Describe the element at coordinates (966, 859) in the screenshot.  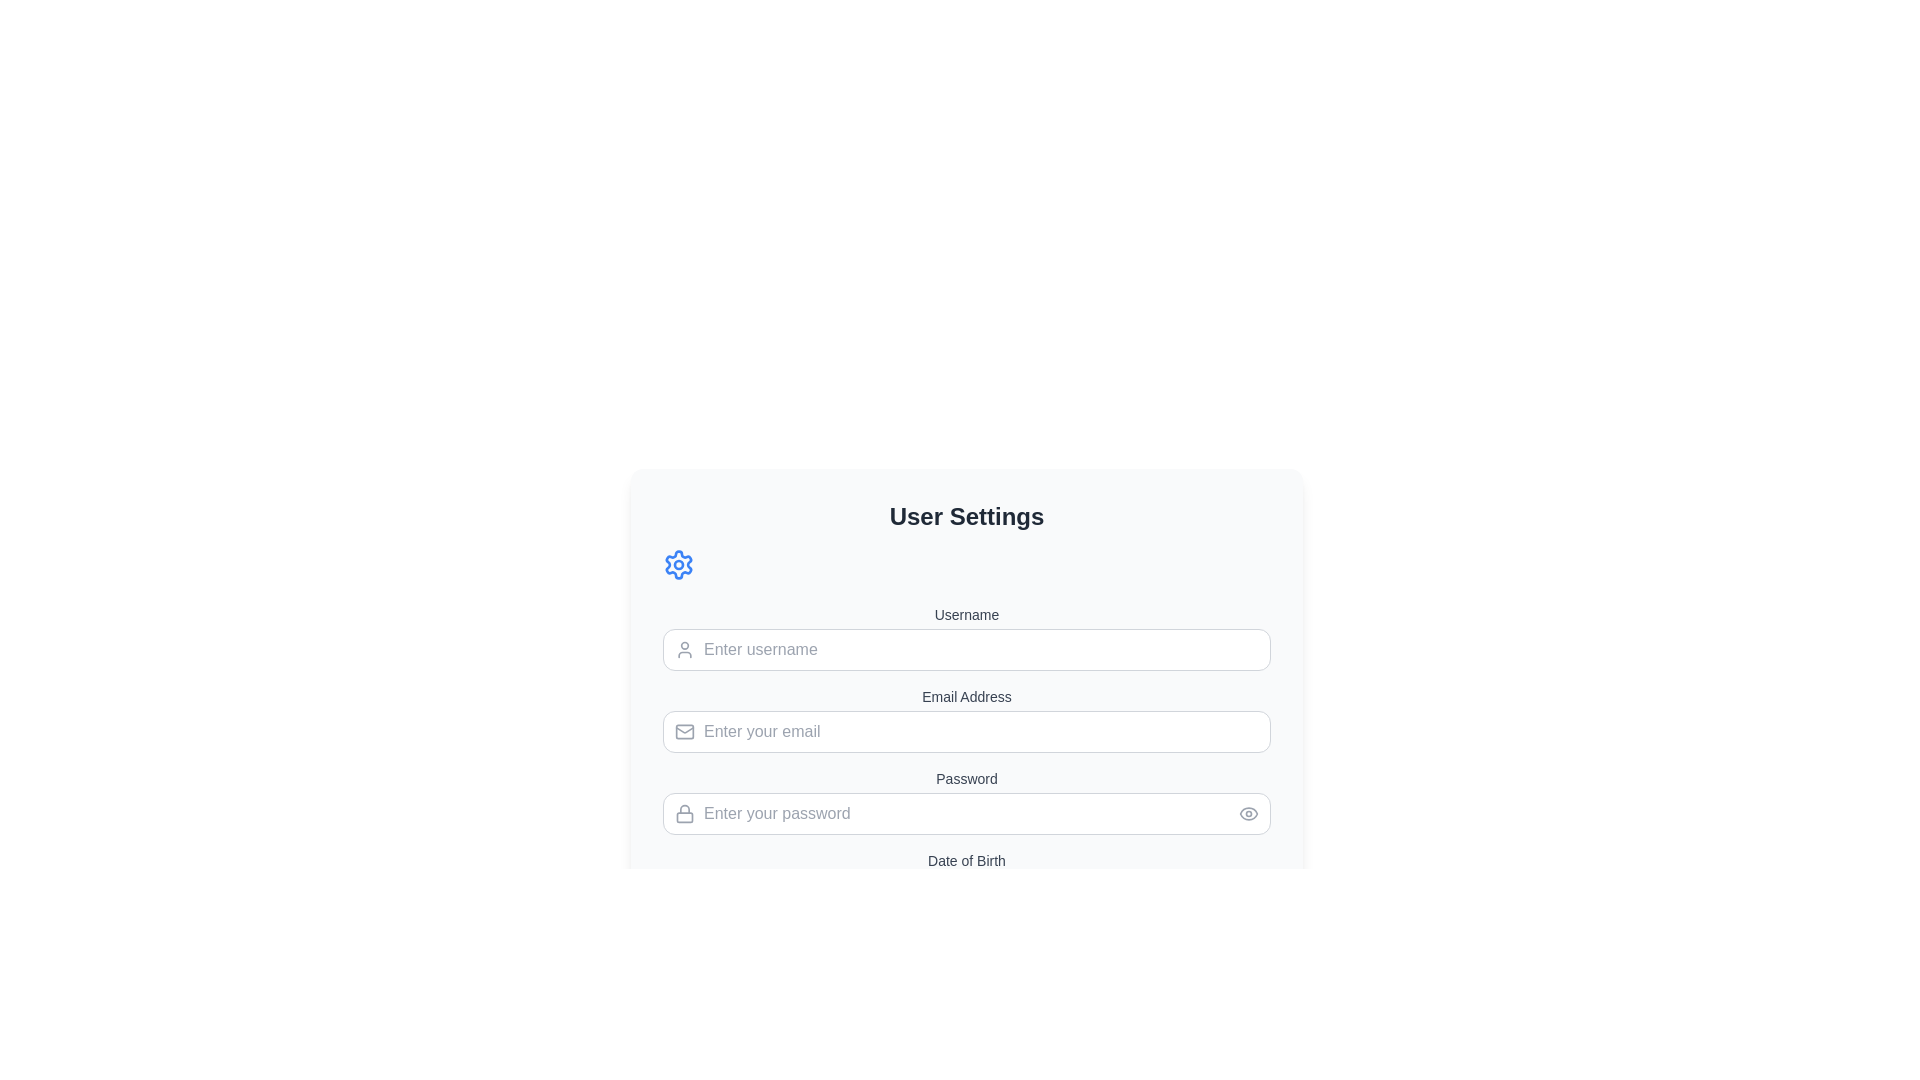
I see `the bold text label reading 'Date of Birth' that is positioned above the date picker input field in the lower part of the form layout` at that location.